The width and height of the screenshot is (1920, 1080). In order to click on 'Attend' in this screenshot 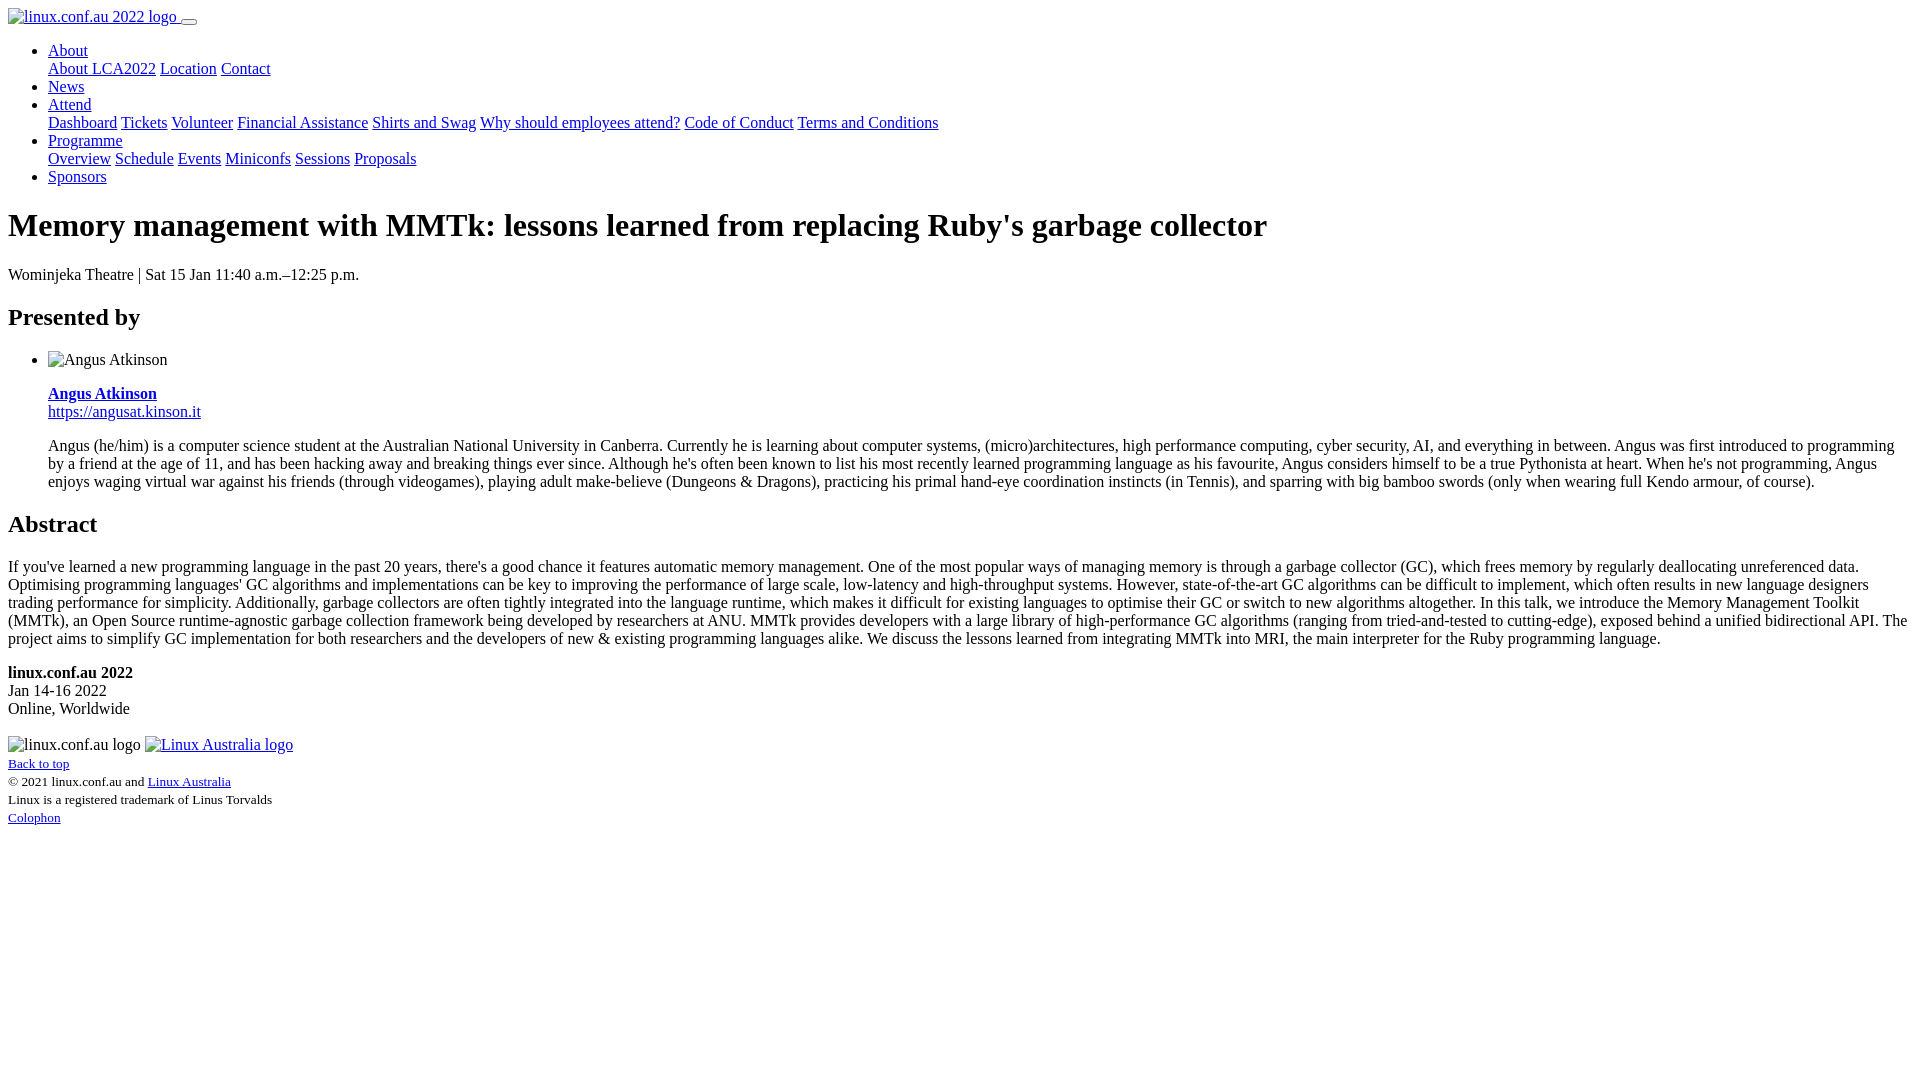, I will do `click(70, 104)`.